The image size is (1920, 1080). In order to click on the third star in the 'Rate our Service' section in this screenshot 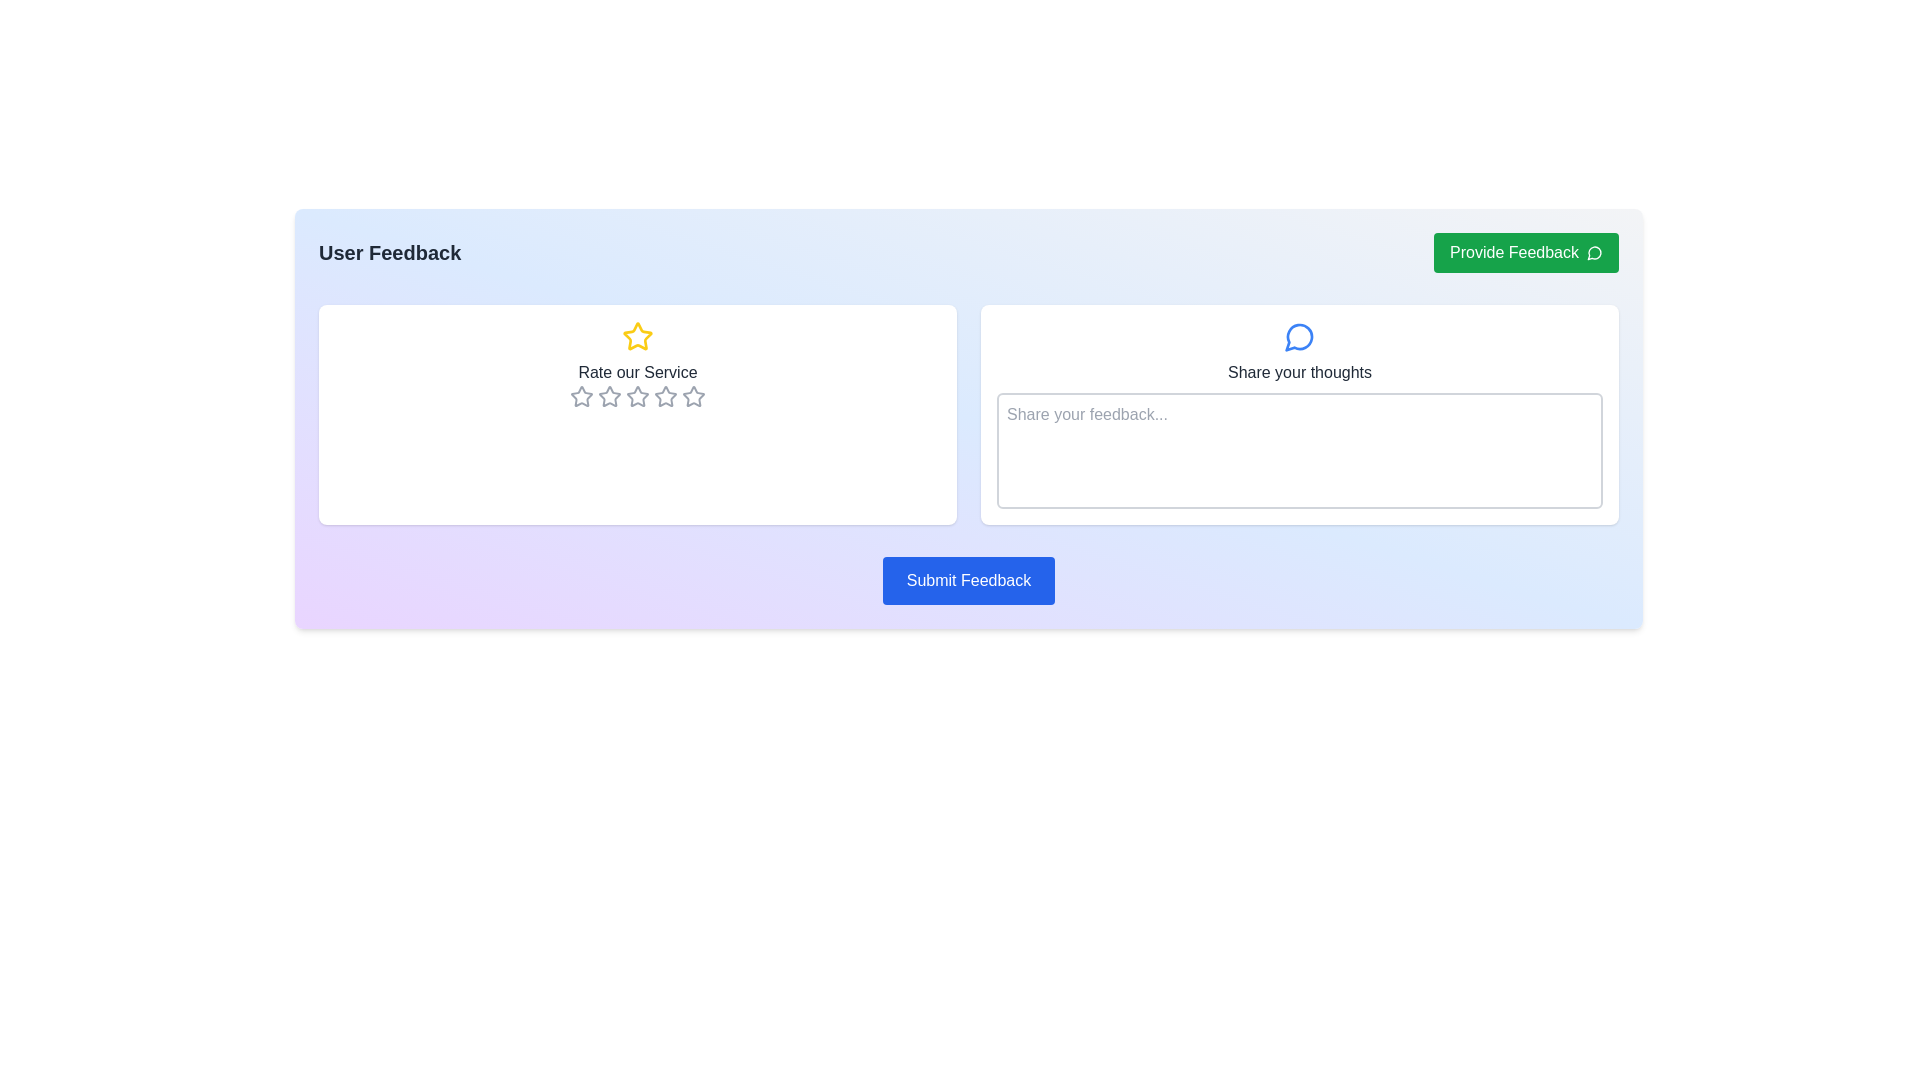, I will do `click(666, 396)`.